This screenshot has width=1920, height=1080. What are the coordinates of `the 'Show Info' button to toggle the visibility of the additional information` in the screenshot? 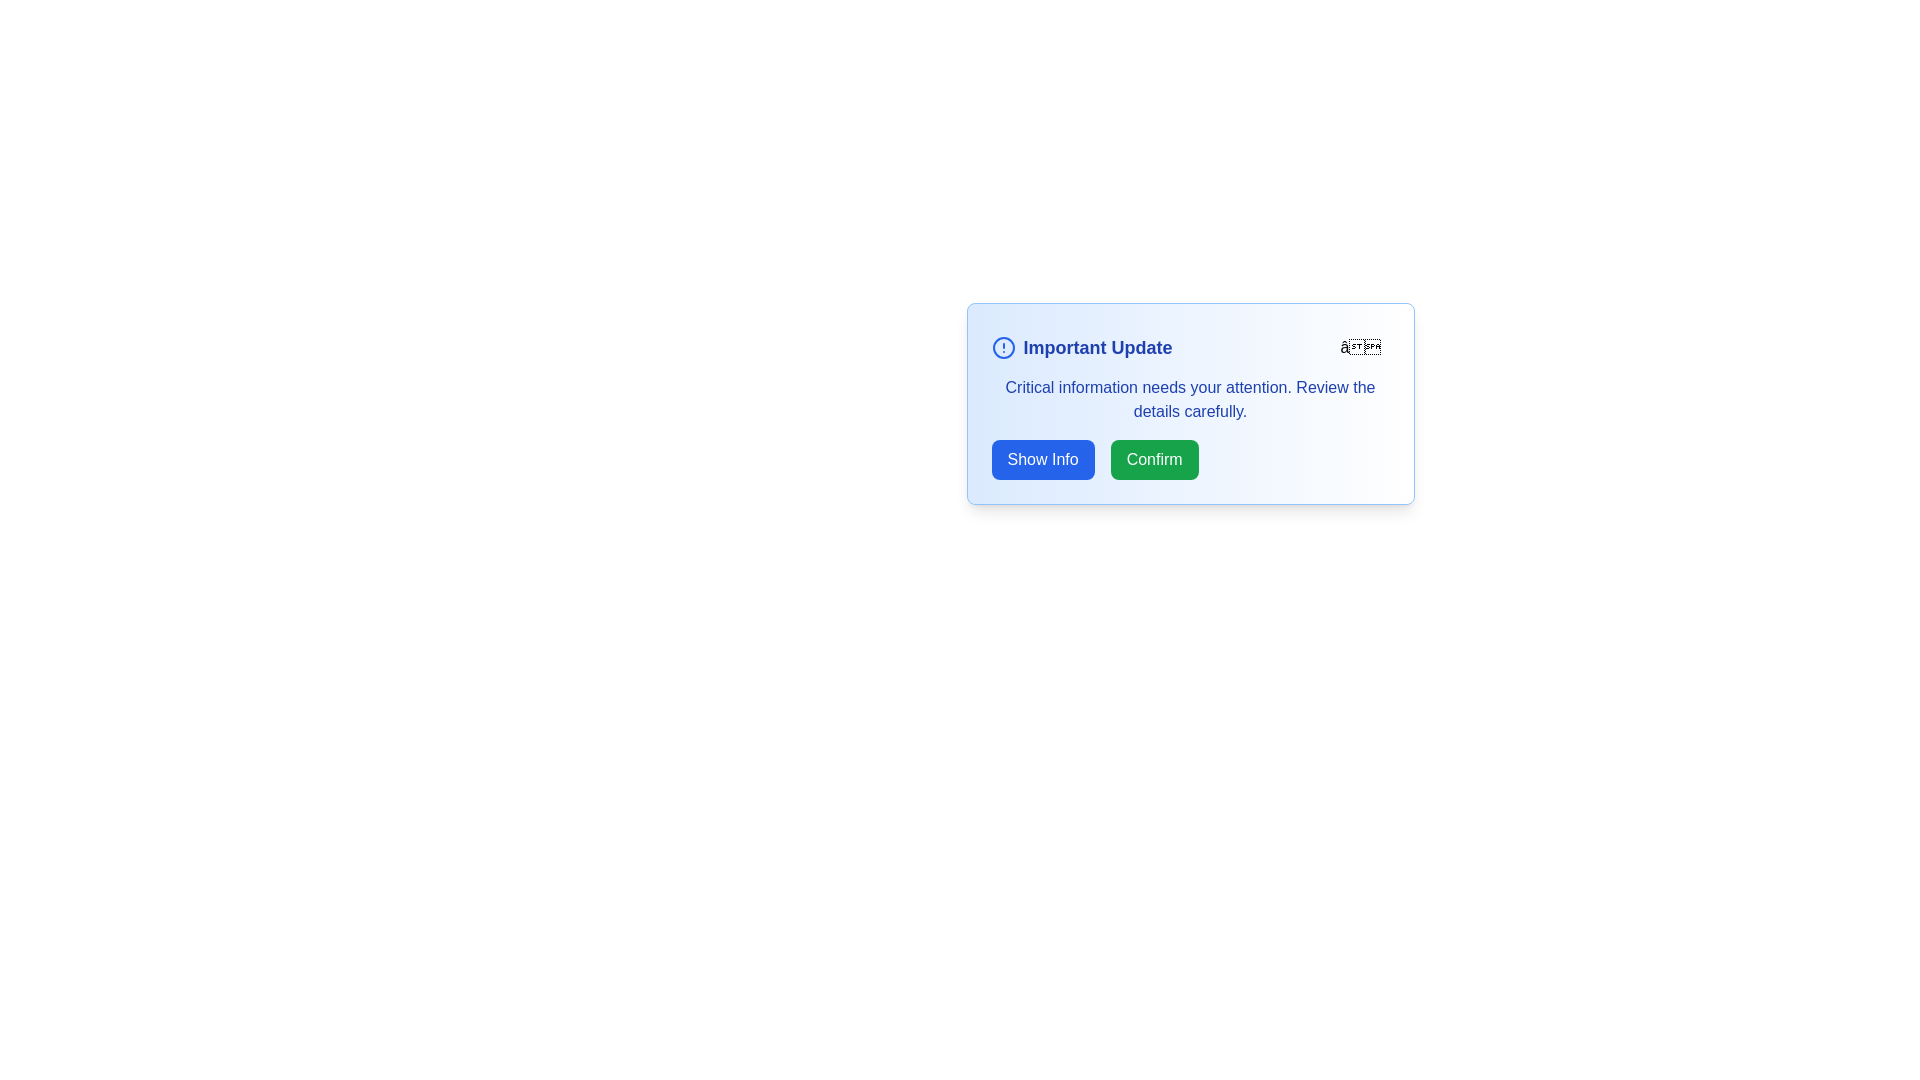 It's located at (1041, 459).